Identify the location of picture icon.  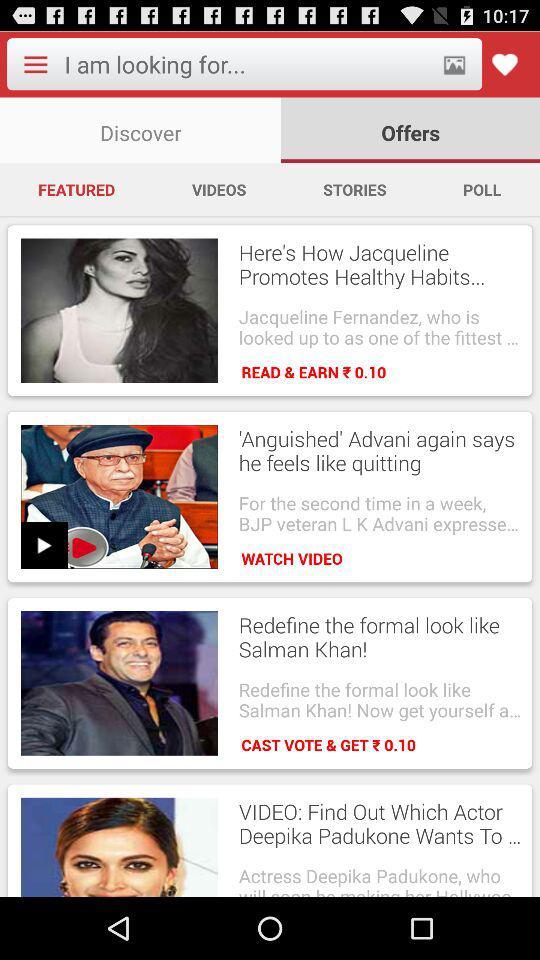
(454, 64).